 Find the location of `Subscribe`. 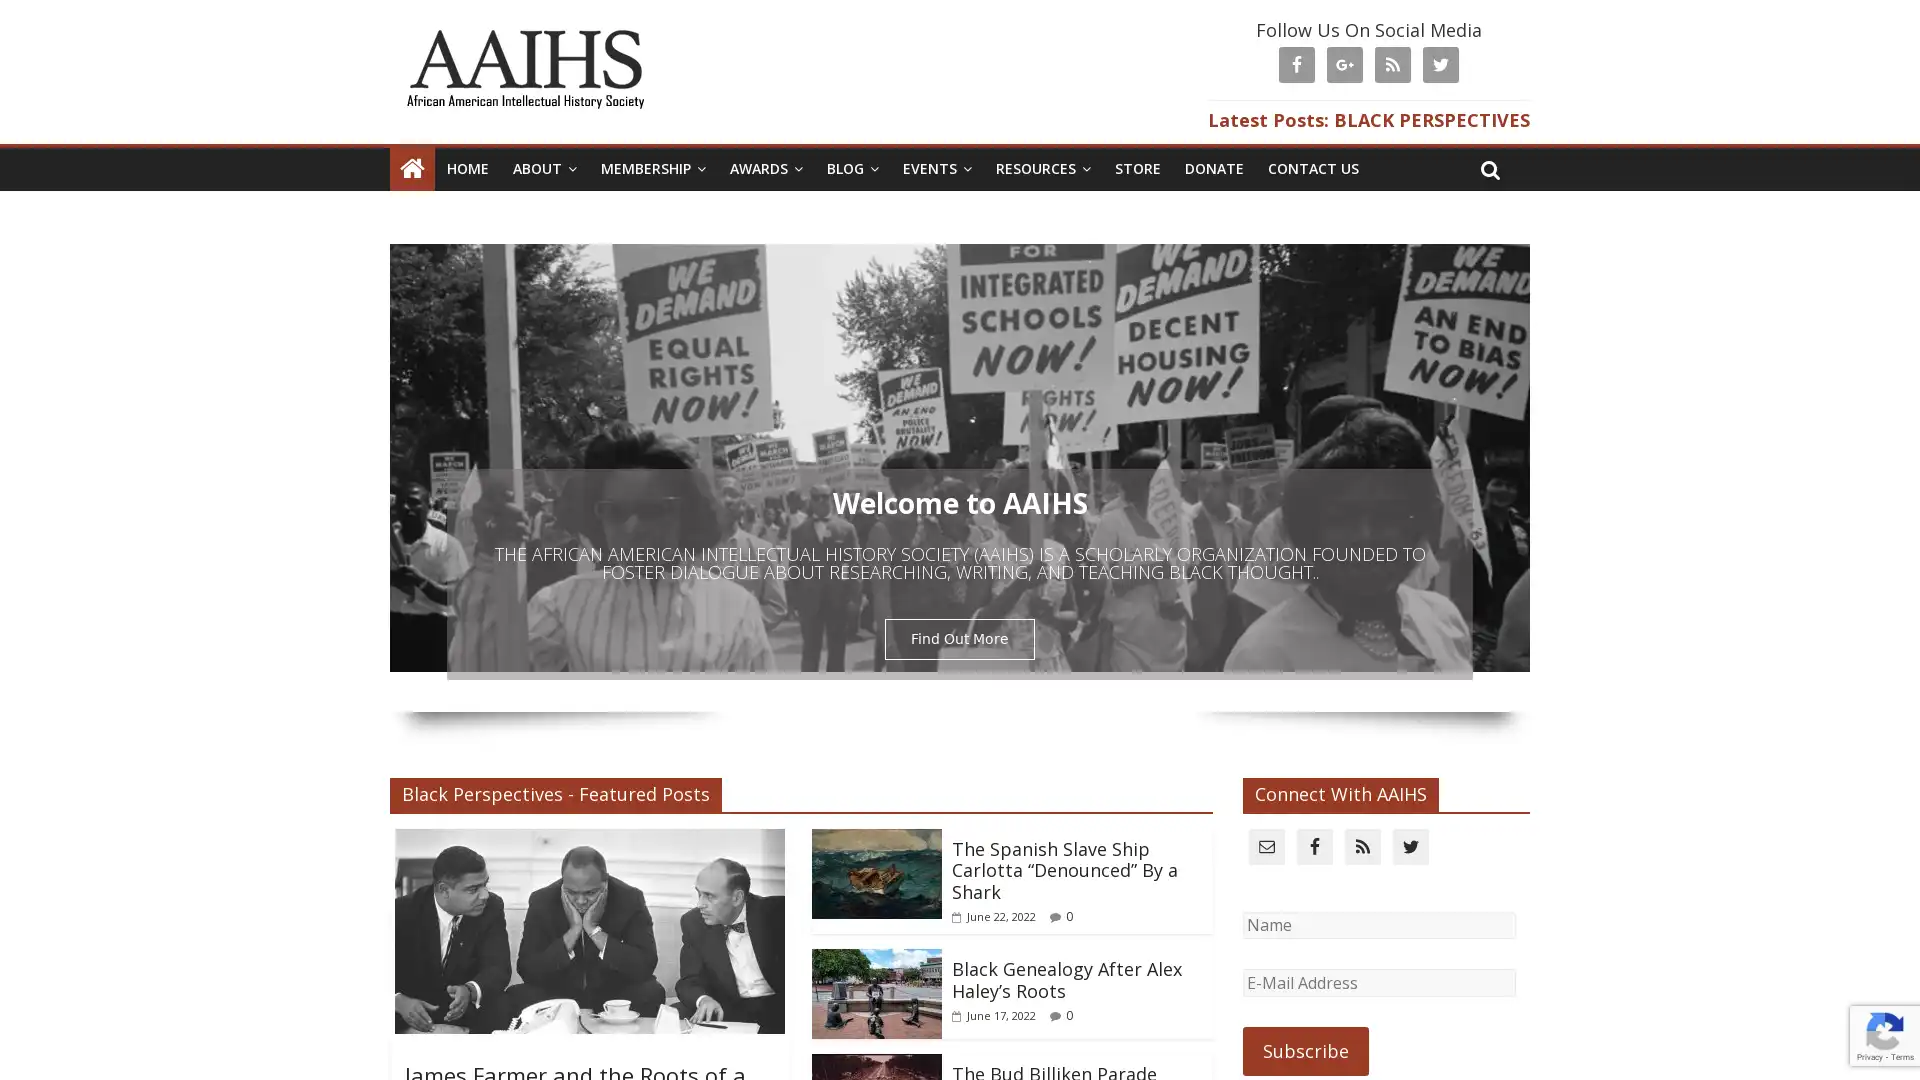

Subscribe is located at coordinates (1305, 1049).